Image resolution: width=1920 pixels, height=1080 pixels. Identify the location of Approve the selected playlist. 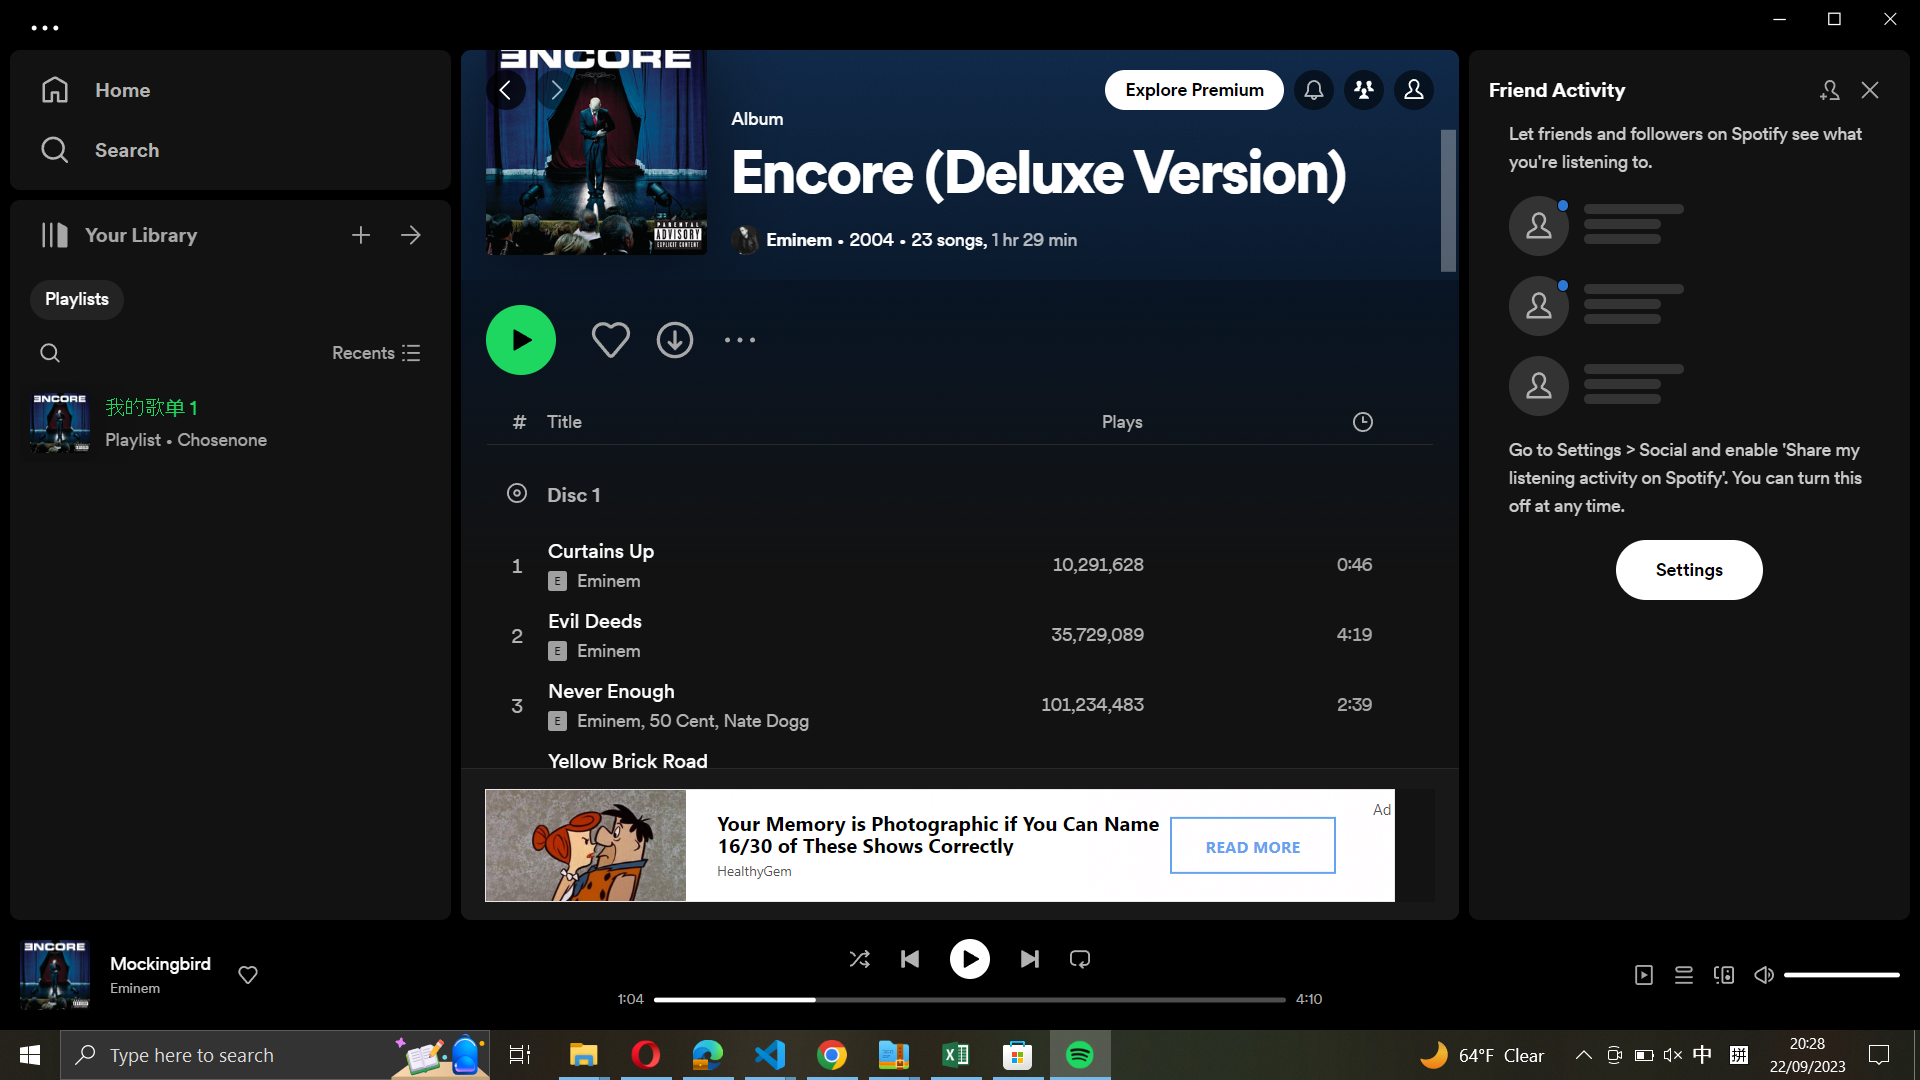
(608, 337).